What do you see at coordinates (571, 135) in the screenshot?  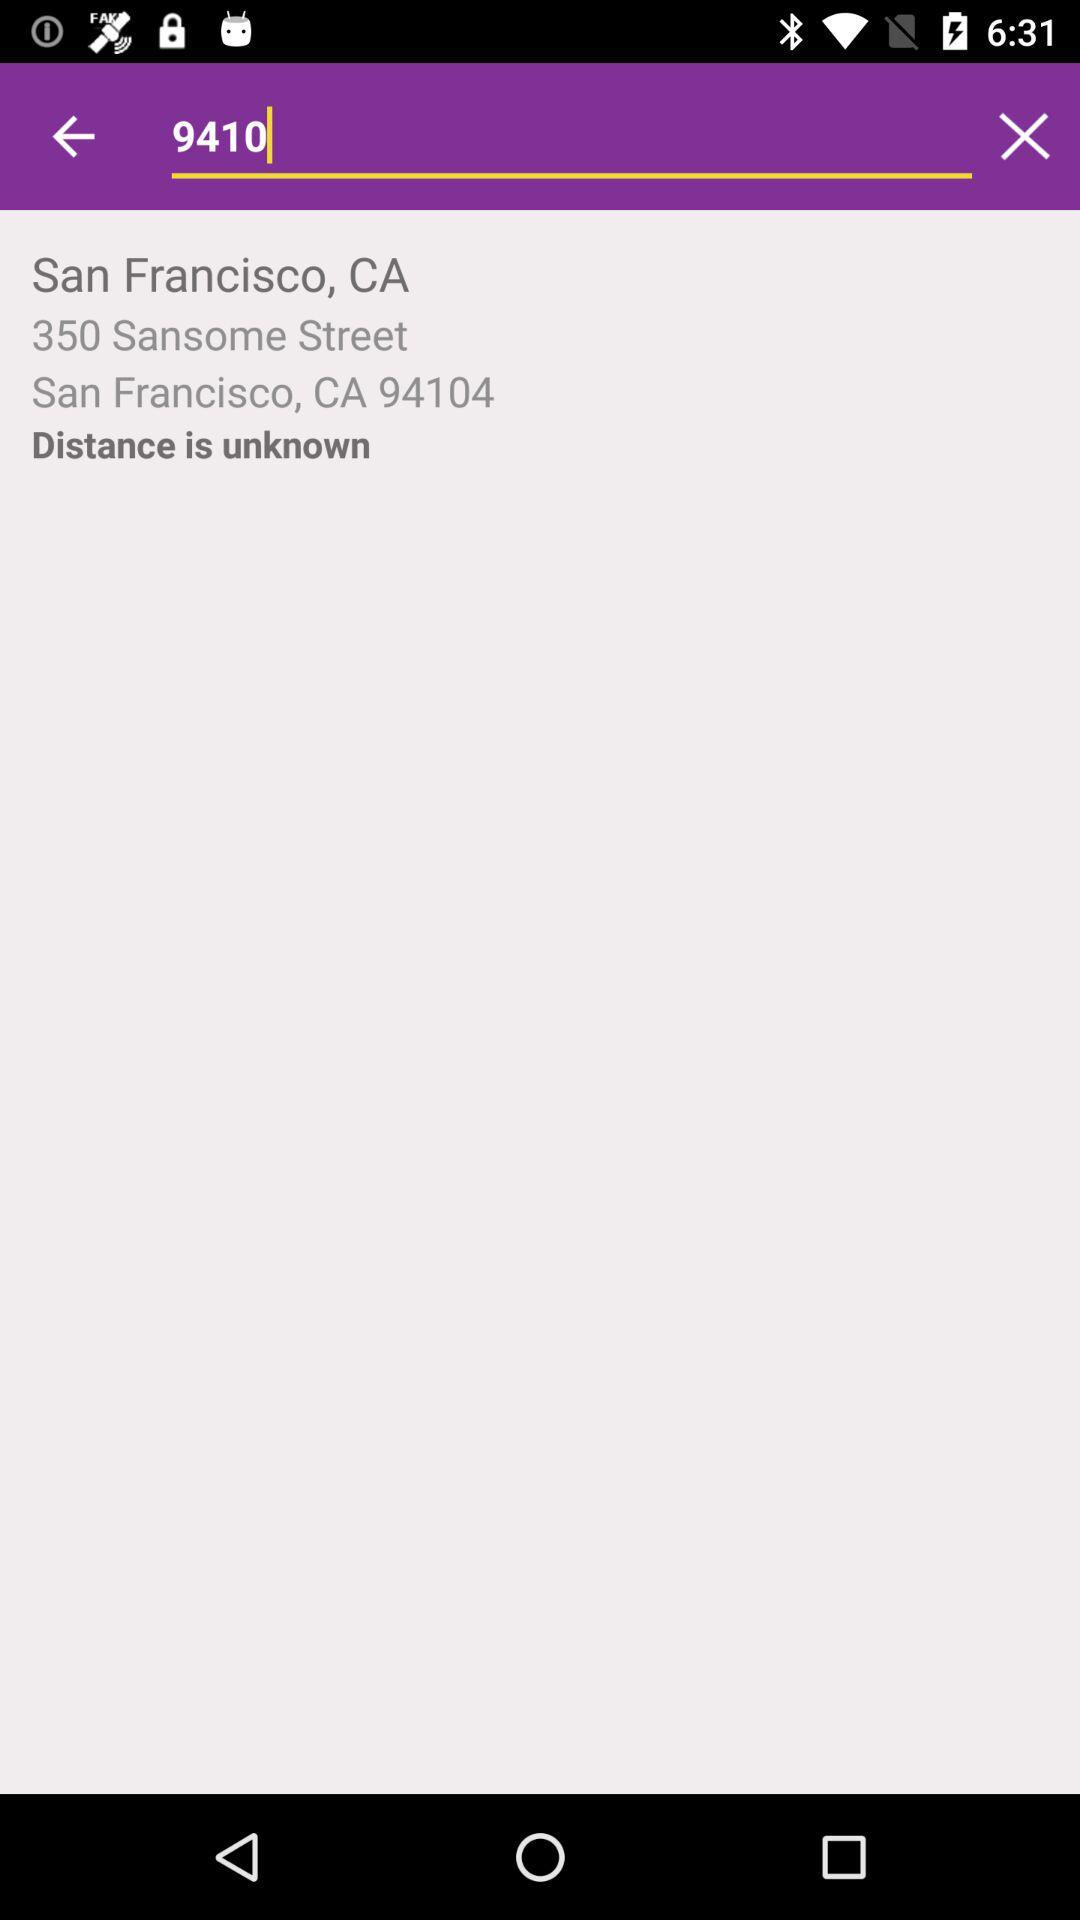 I see `9410` at bounding box center [571, 135].